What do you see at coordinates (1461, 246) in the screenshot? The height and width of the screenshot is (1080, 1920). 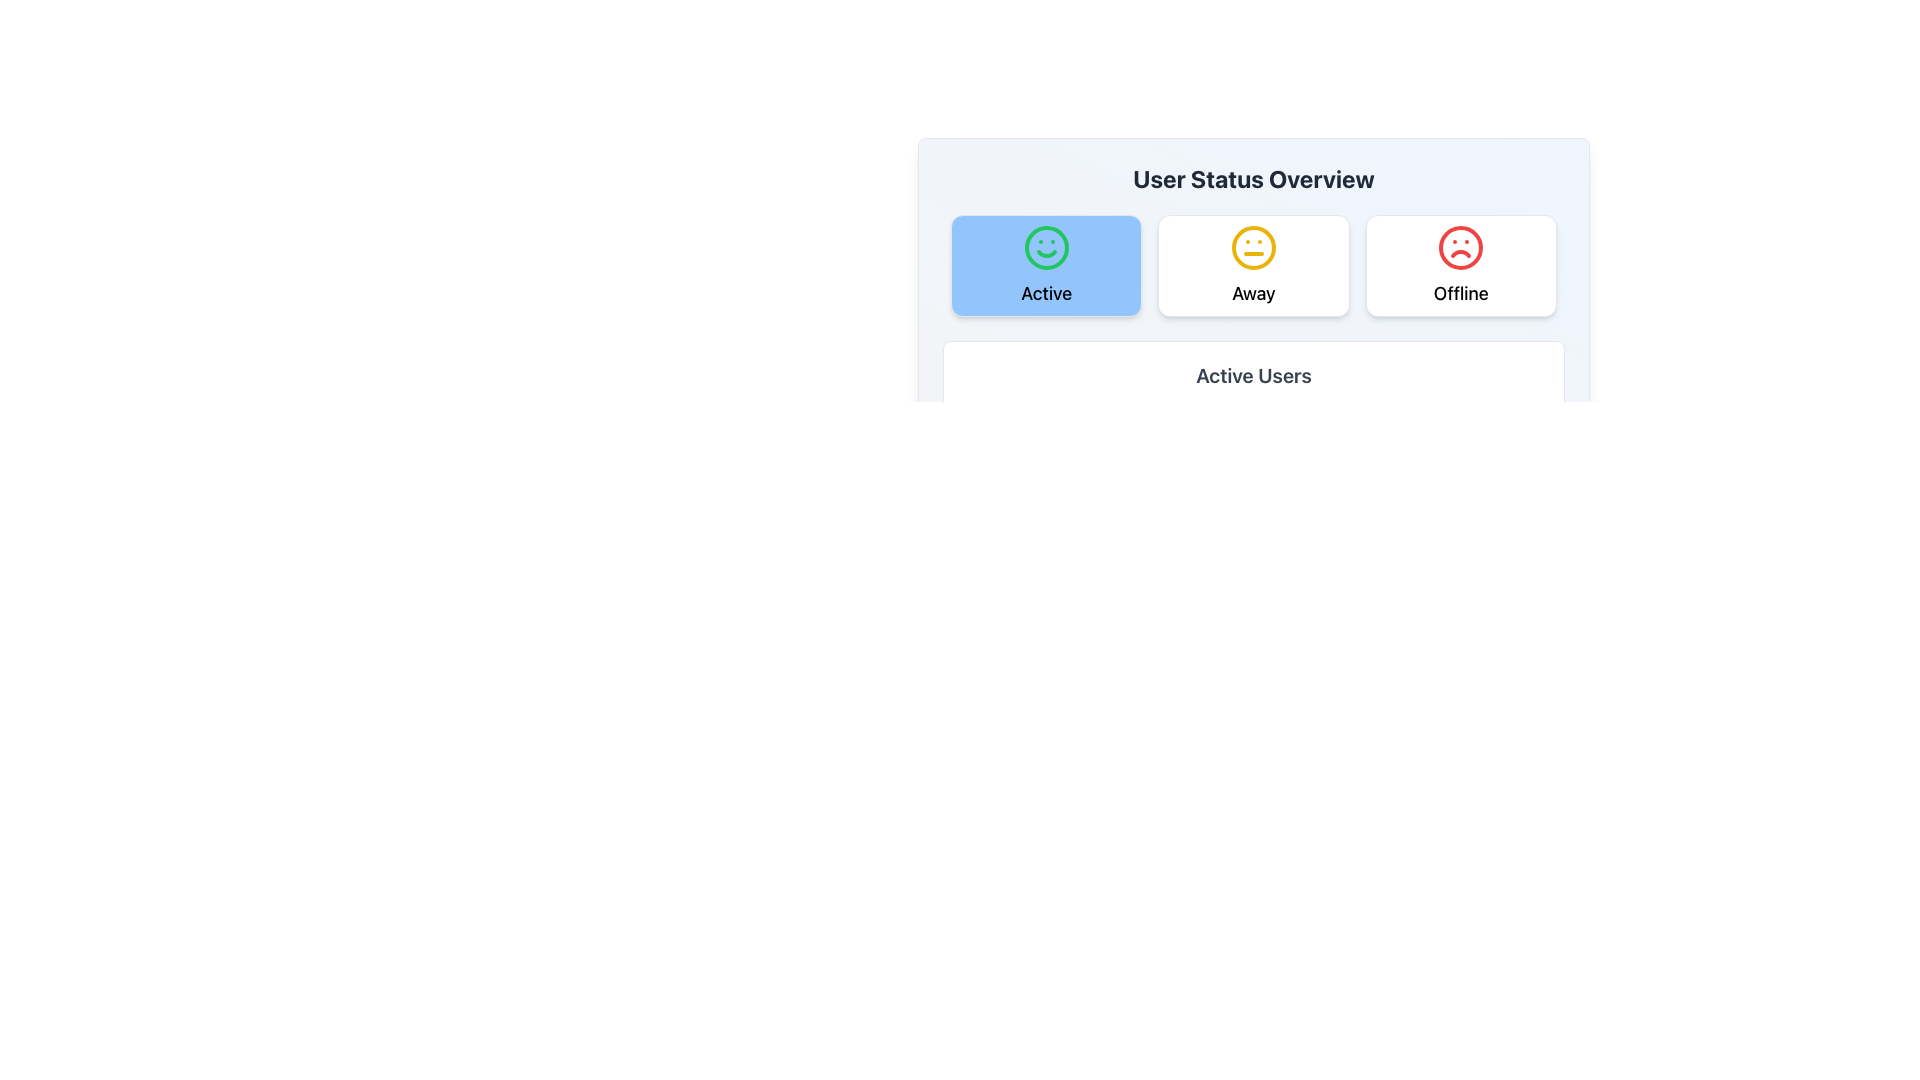 I see `the 'Offline' status icon, which is the rightmost icon among the three user-status icons ('Active,' 'Away,' and 'Offline'), located above the text label 'Offline'` at bounding box center [1461, 246].